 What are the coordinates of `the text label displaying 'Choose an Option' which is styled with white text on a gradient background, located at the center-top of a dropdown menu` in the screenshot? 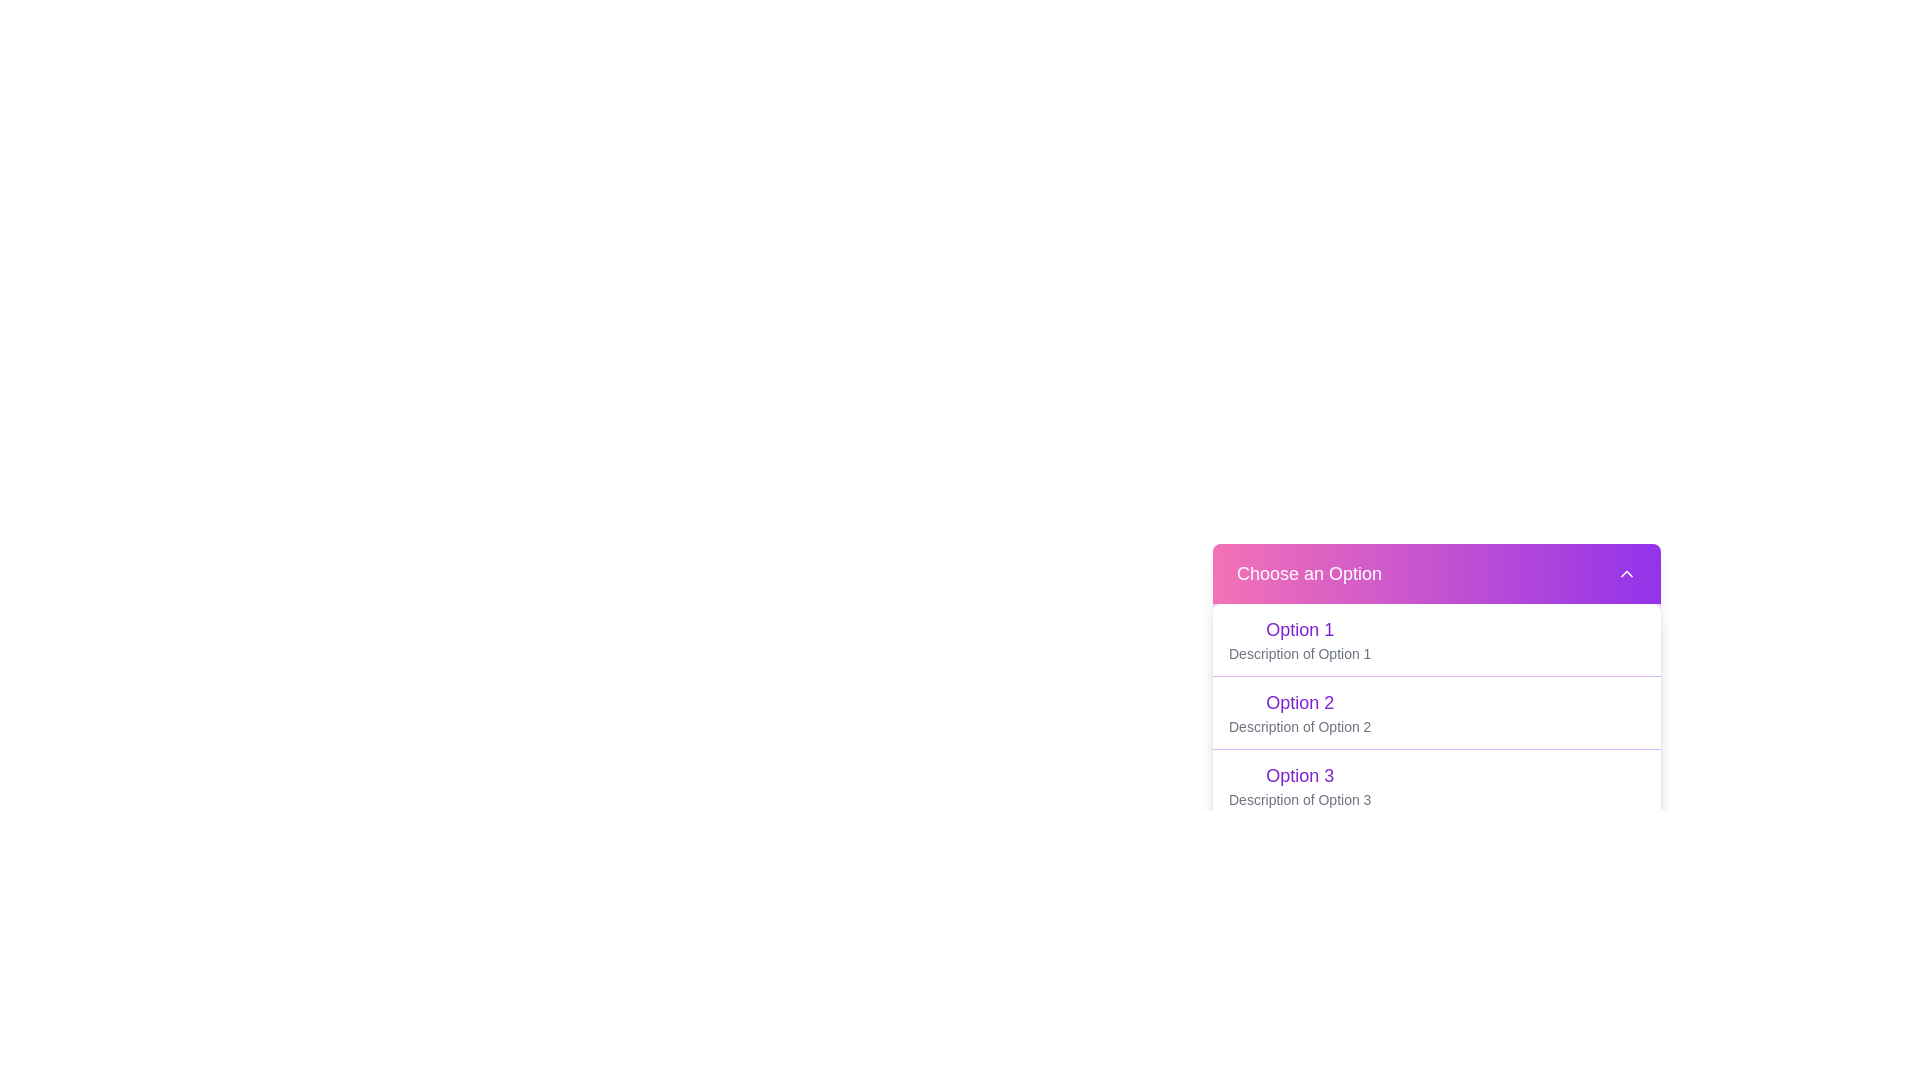 It's located at (1309, 574).